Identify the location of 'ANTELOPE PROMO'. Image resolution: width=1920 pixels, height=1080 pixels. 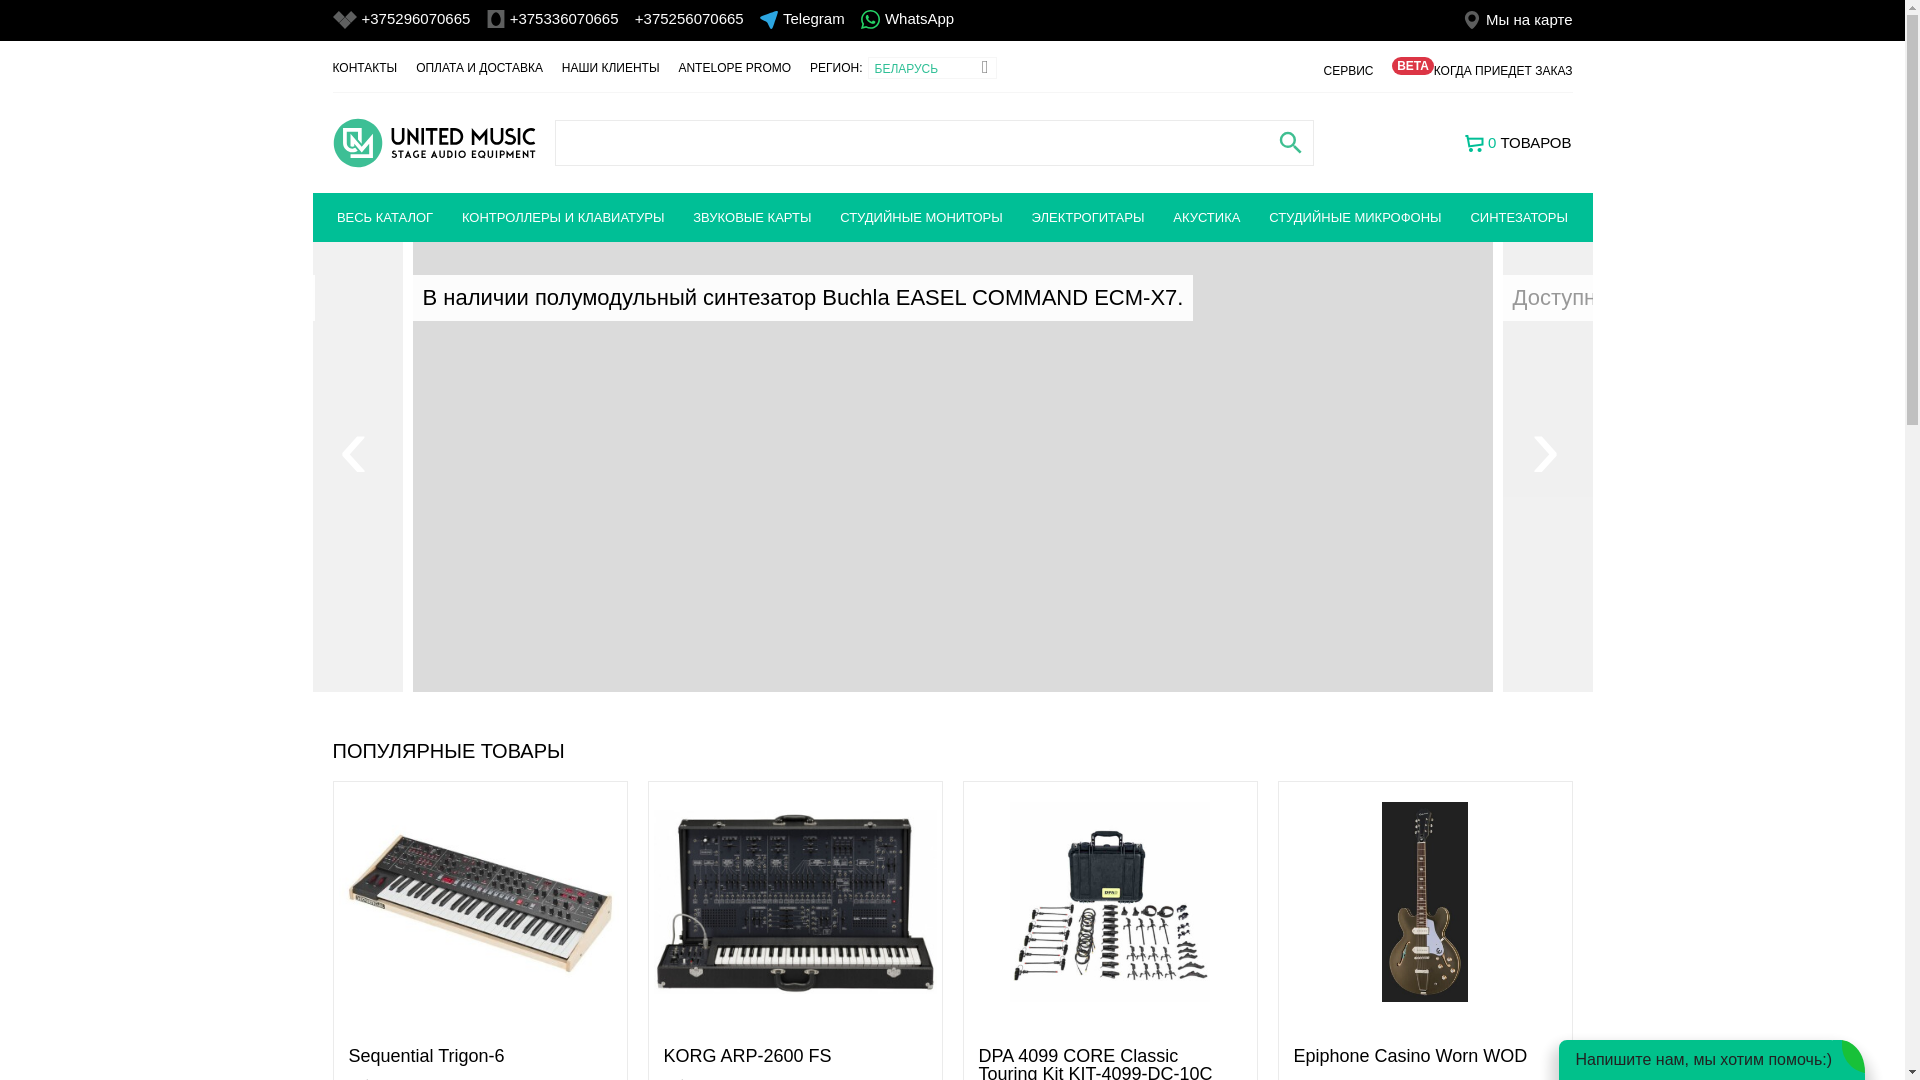
(733, 67).